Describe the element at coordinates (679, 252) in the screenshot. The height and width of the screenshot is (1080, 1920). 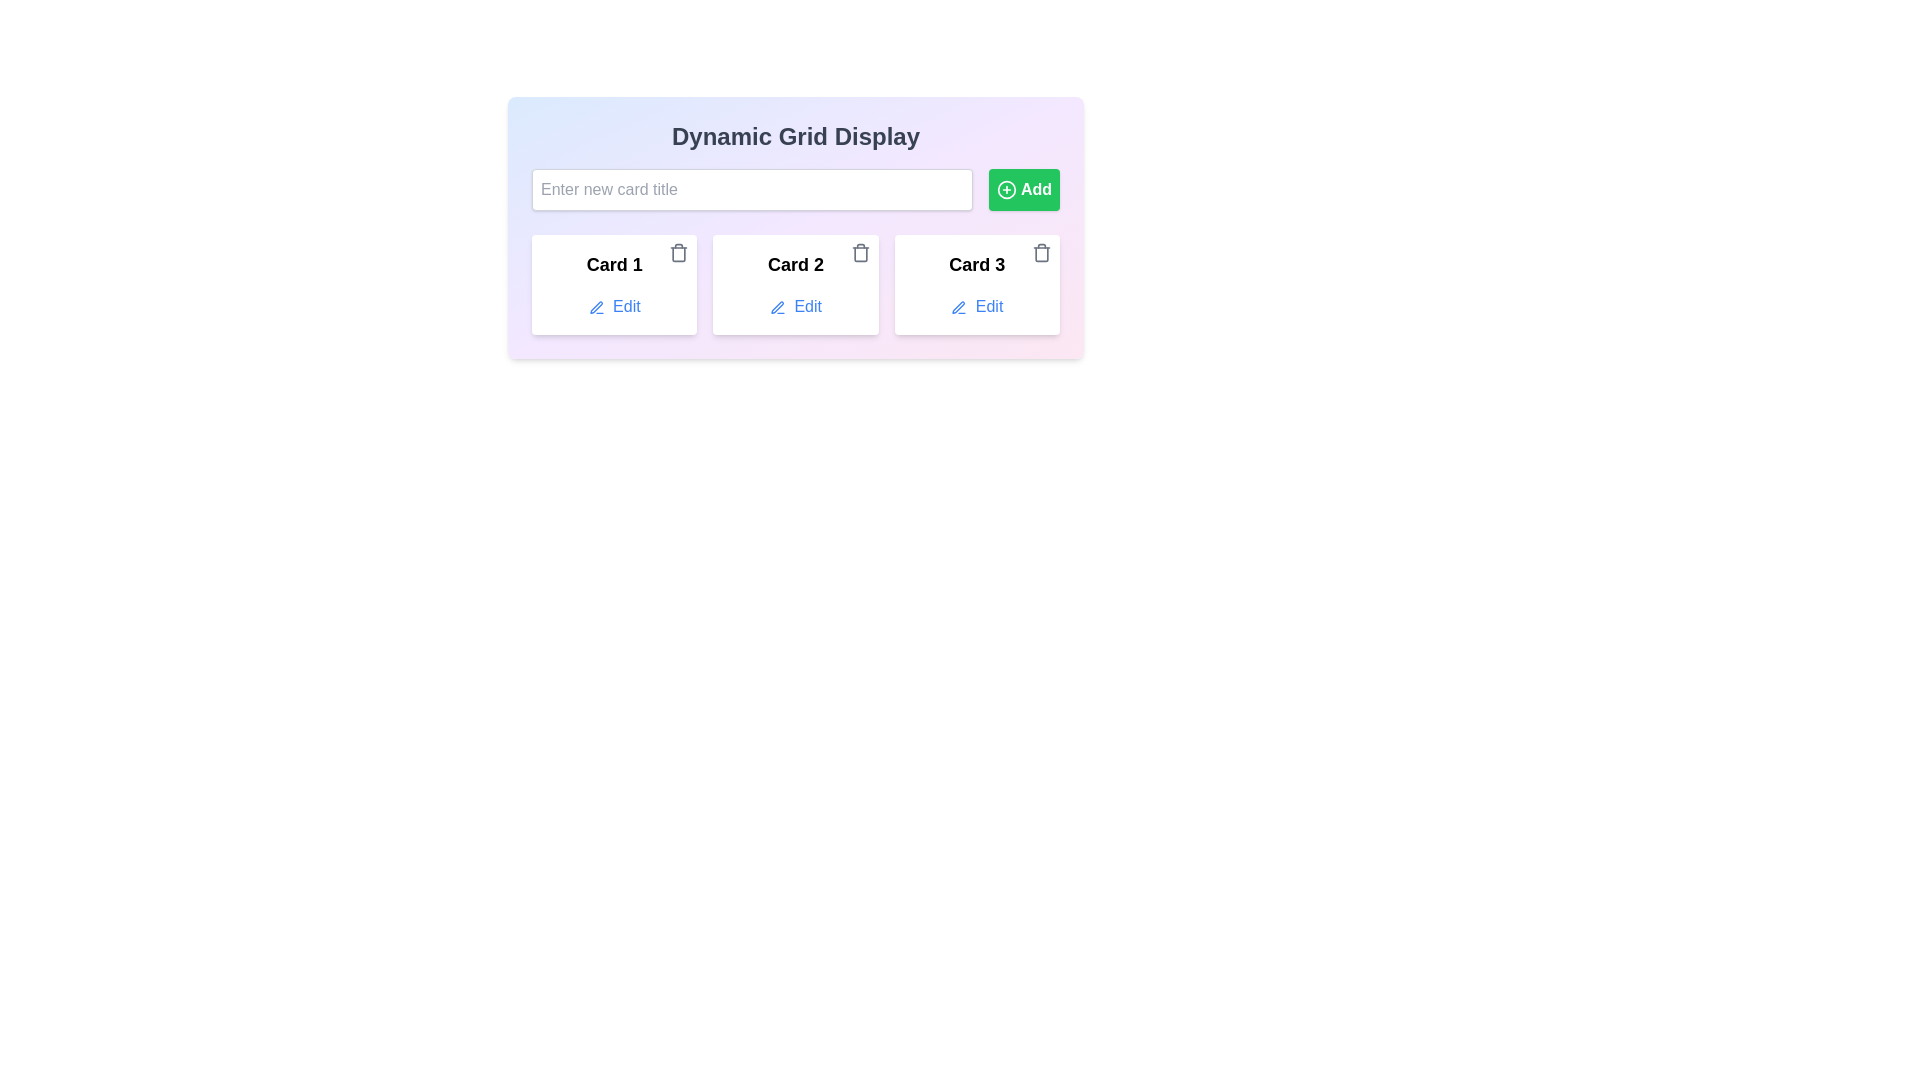
I see `the delete icon button located at the top-right corner of the card labeled 'Card 1'` at that location.